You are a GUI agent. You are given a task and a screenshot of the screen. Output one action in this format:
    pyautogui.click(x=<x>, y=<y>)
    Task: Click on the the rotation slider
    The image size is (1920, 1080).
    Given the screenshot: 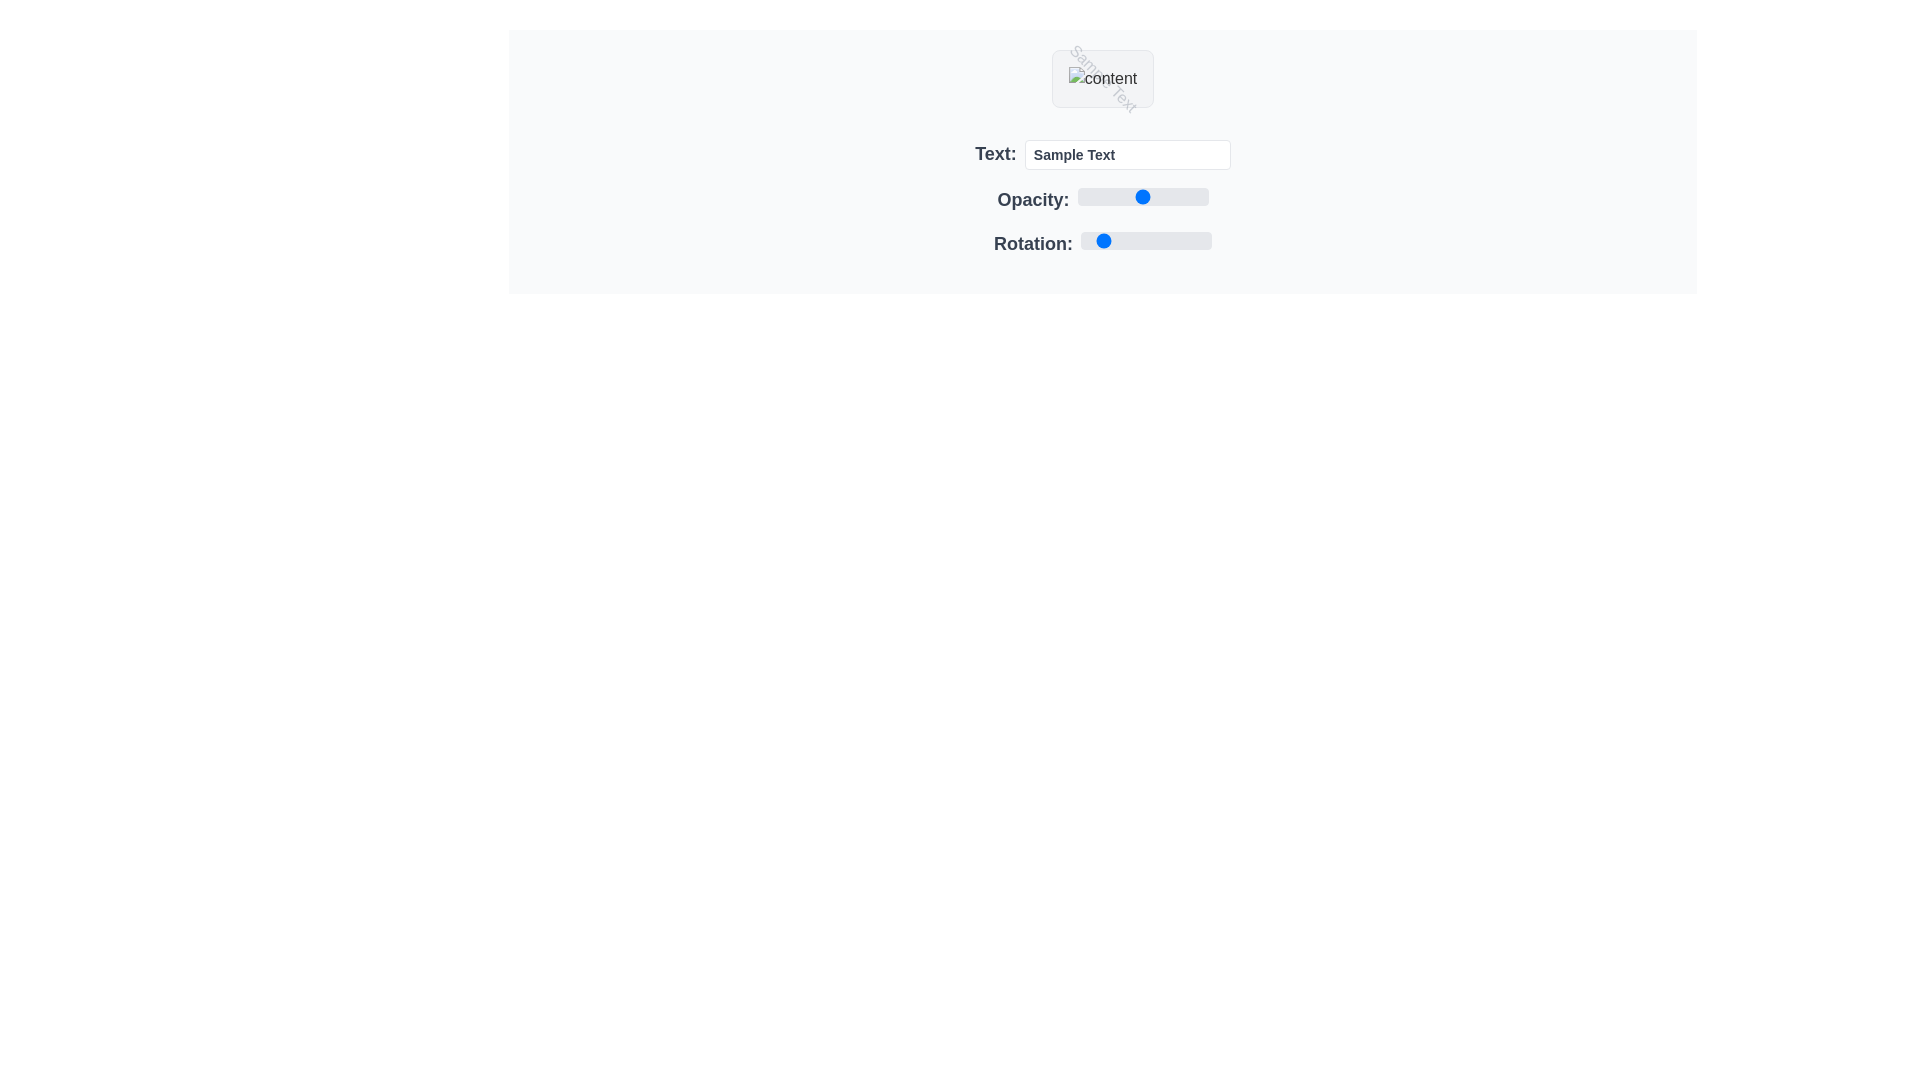 What is the action you would take?
    pyautogui.click(x=1208, y=239)
    